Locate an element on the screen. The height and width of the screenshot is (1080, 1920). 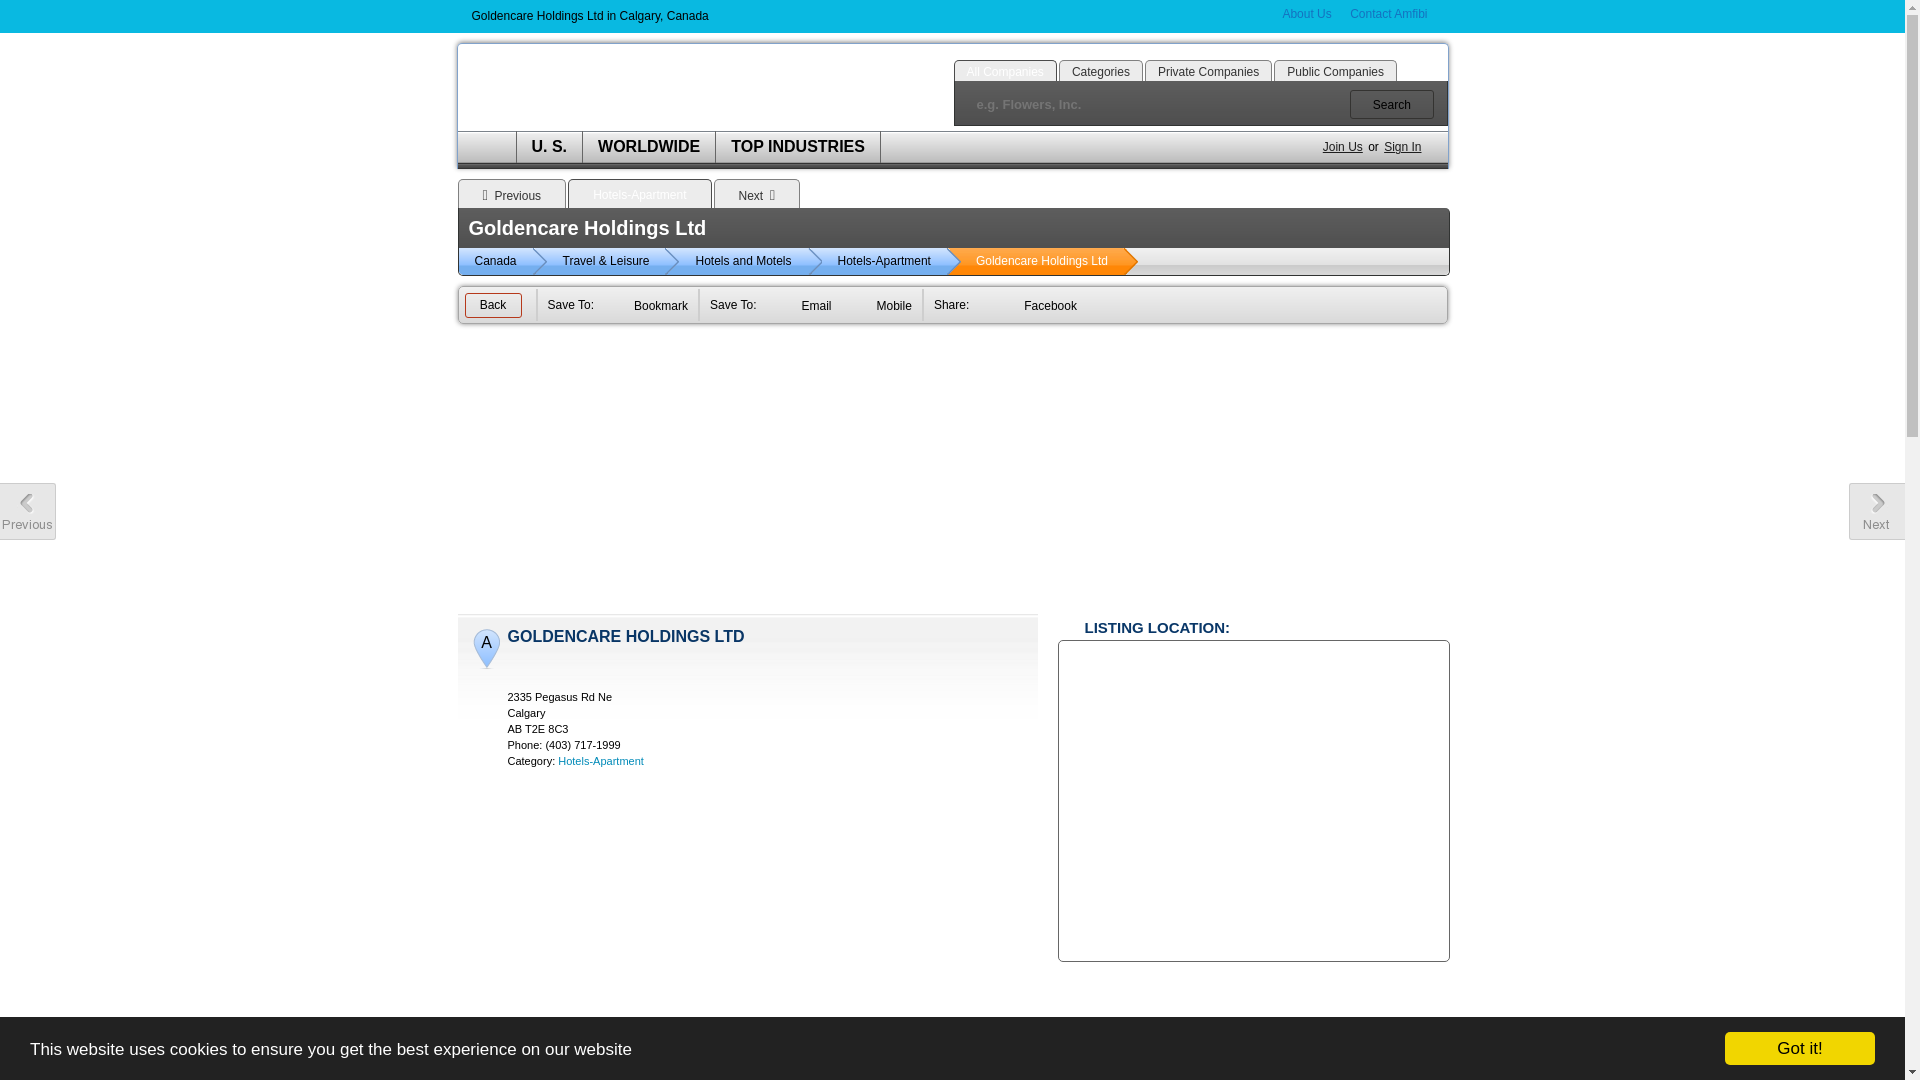
'Hotels-Apartment' is located at coordinates (890, 260).